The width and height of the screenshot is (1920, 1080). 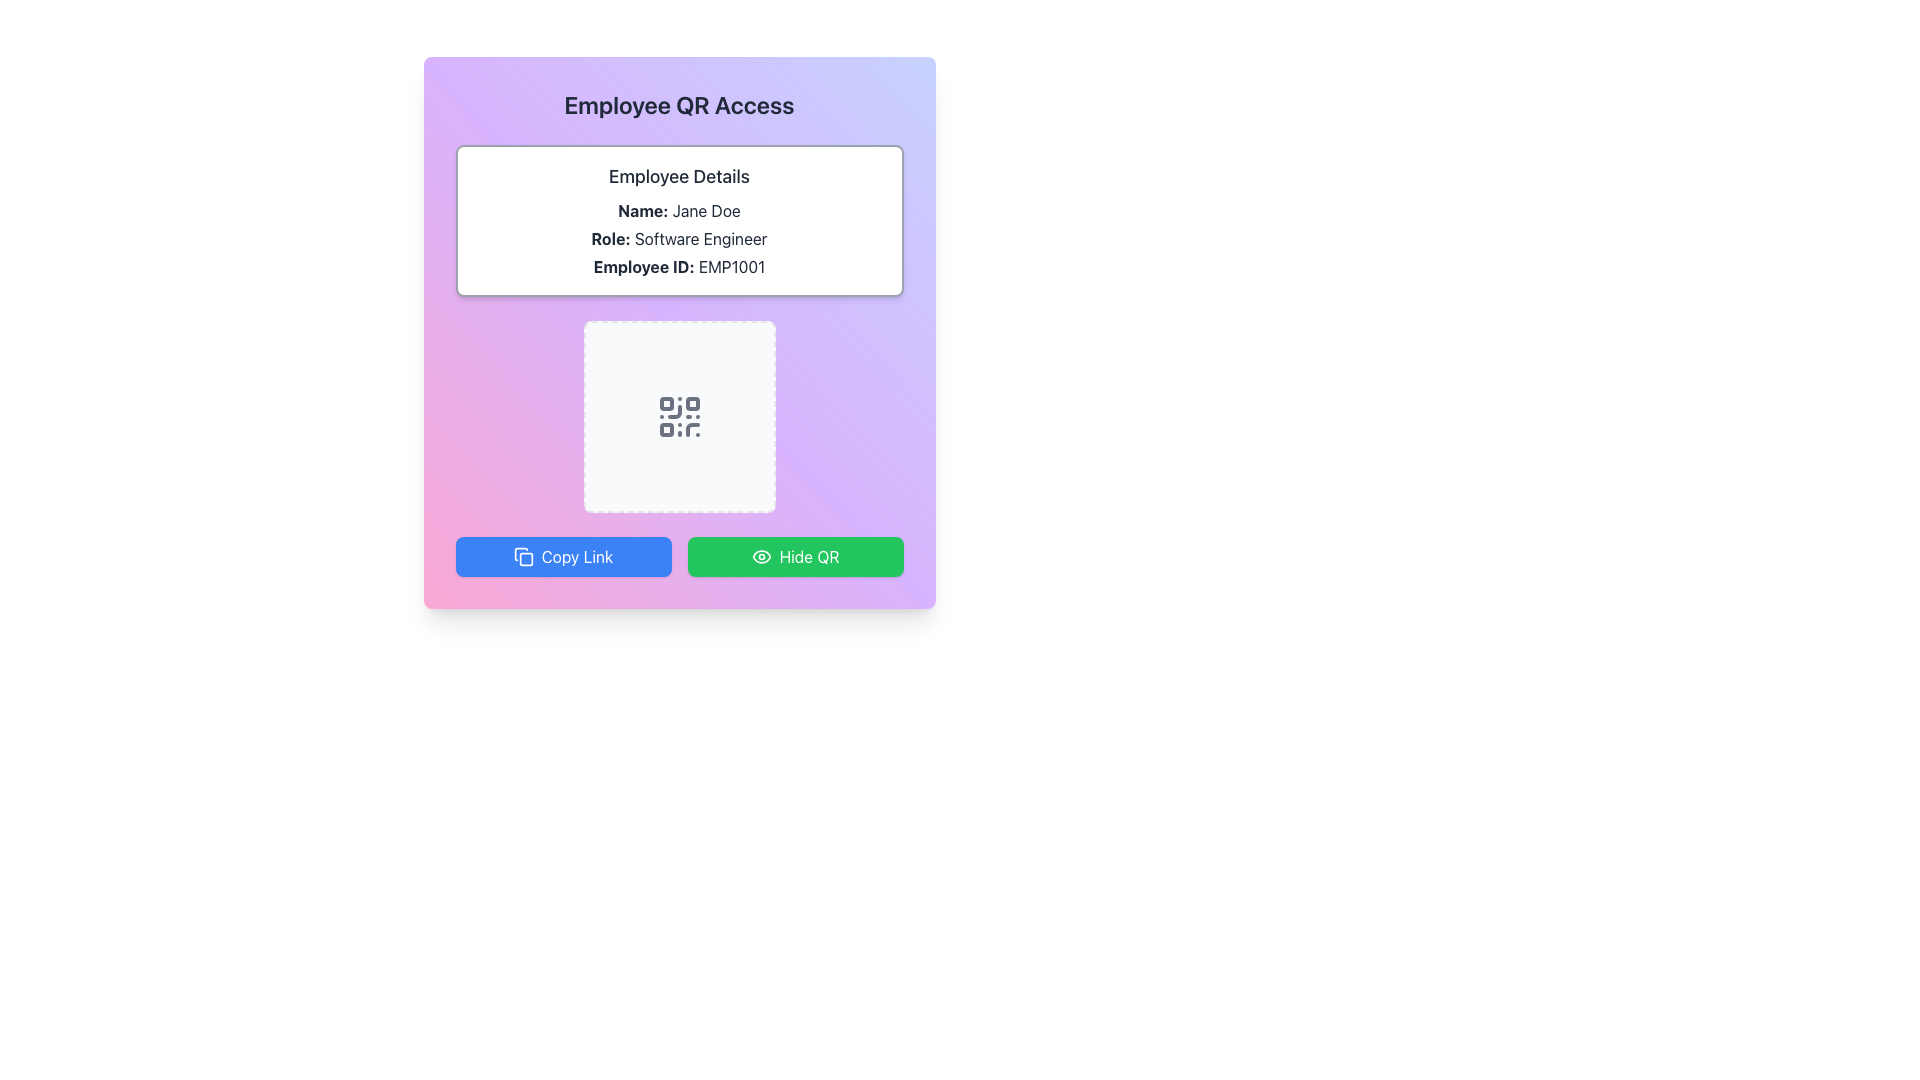 What do you see at coordinates (644, 265) in the screenshot?
I see `the label containing the text 'Employee ID:' which is styled in bold and located beneath the 'Role:' field in the 'Employee Details' panel` at bounding box center [644, 265].